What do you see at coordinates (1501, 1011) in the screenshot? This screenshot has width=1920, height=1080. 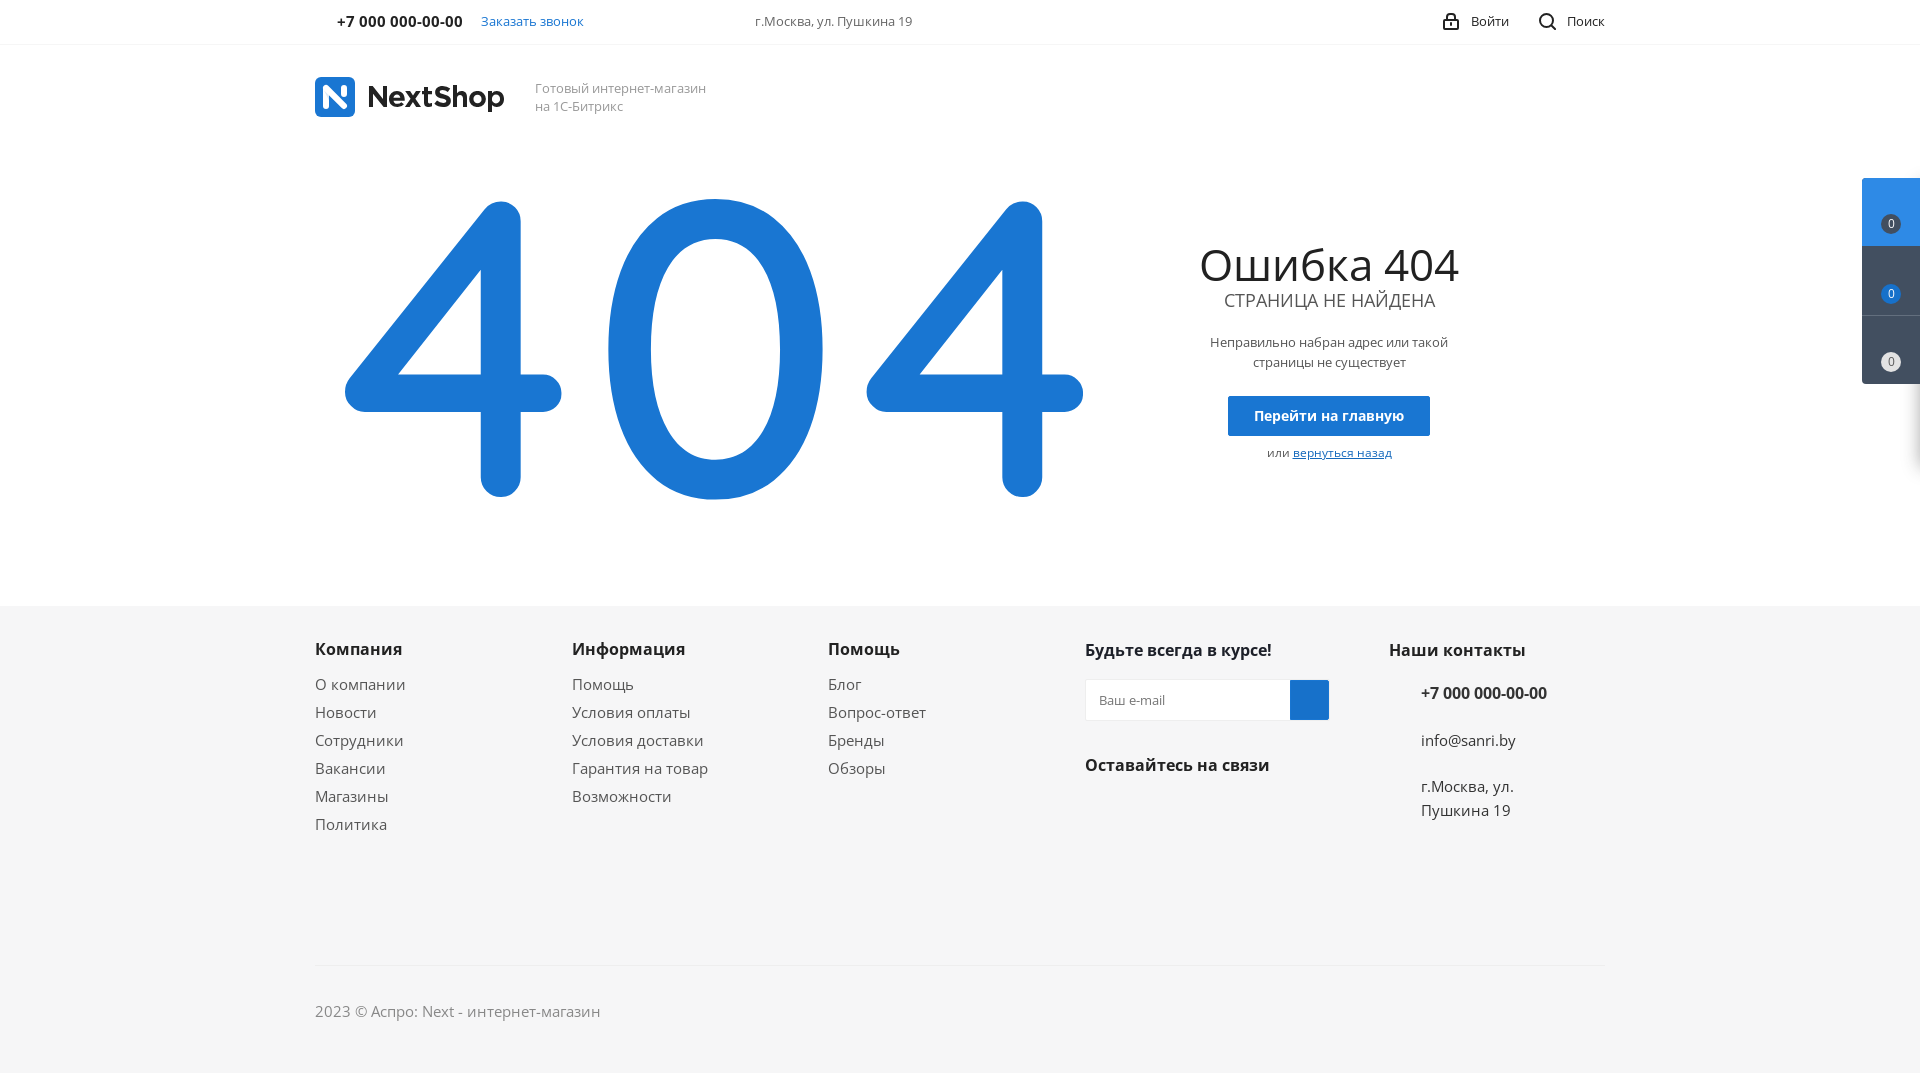 I see `'Qiwi'` at bounding box center [1501, 1011].